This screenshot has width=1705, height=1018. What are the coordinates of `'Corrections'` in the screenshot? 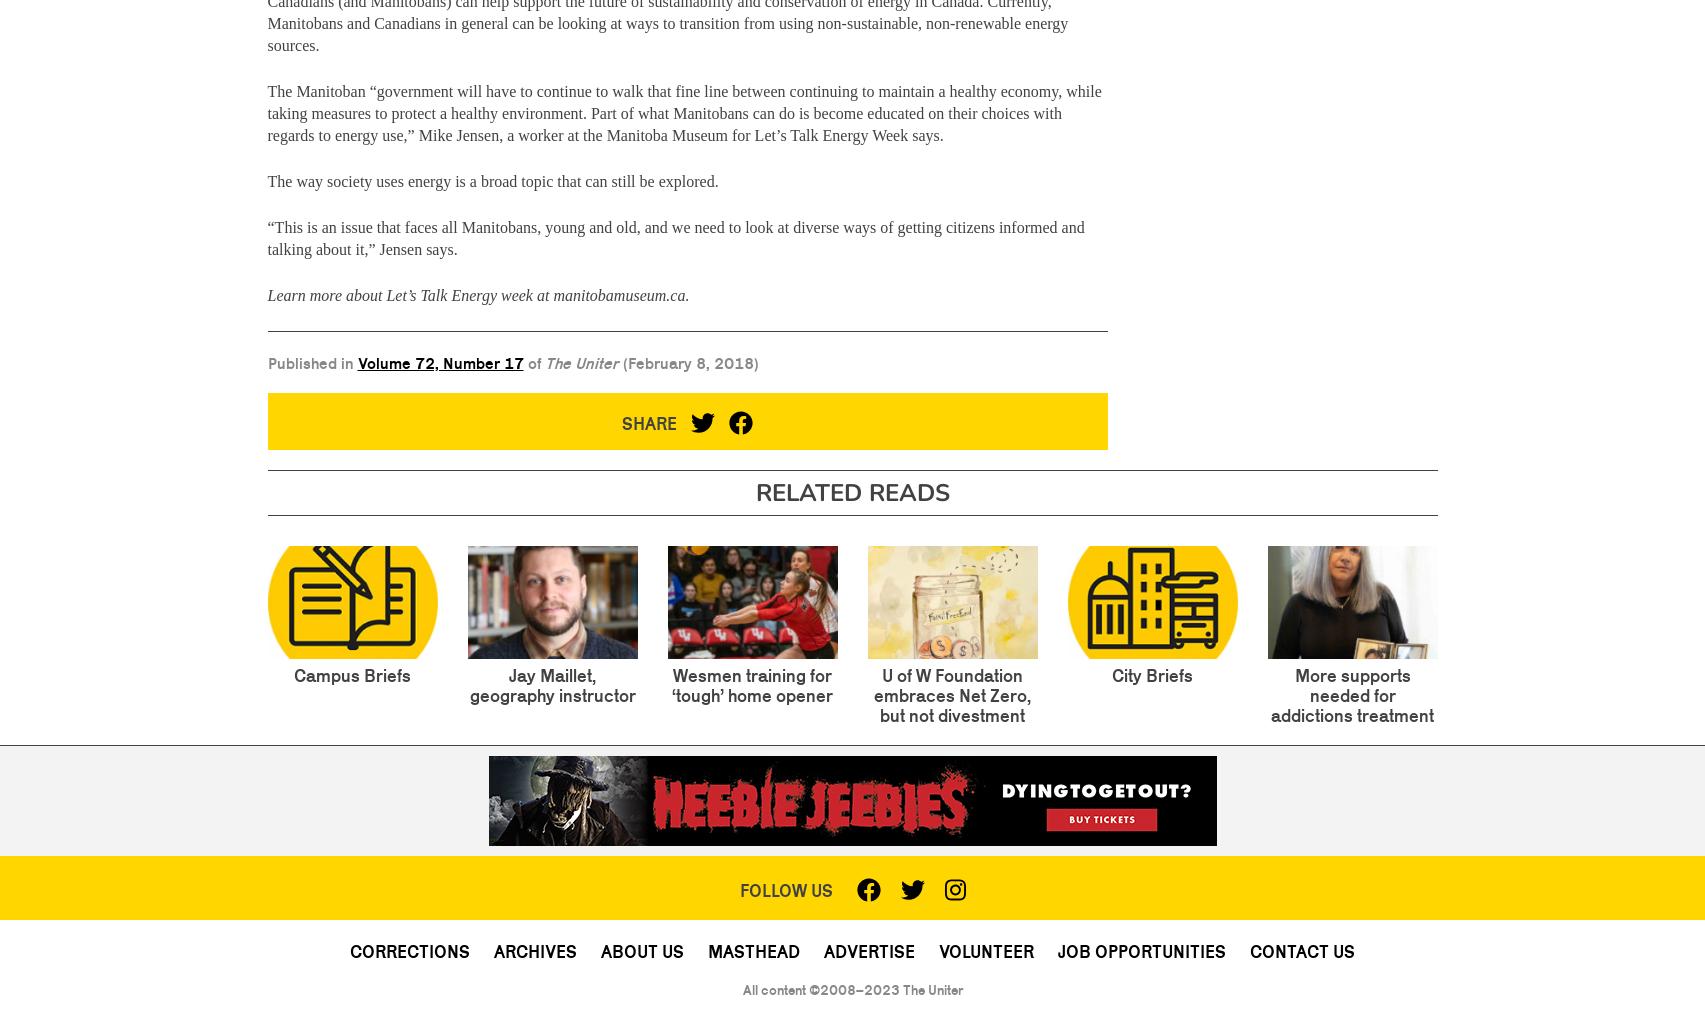 It's located at (409, 949).